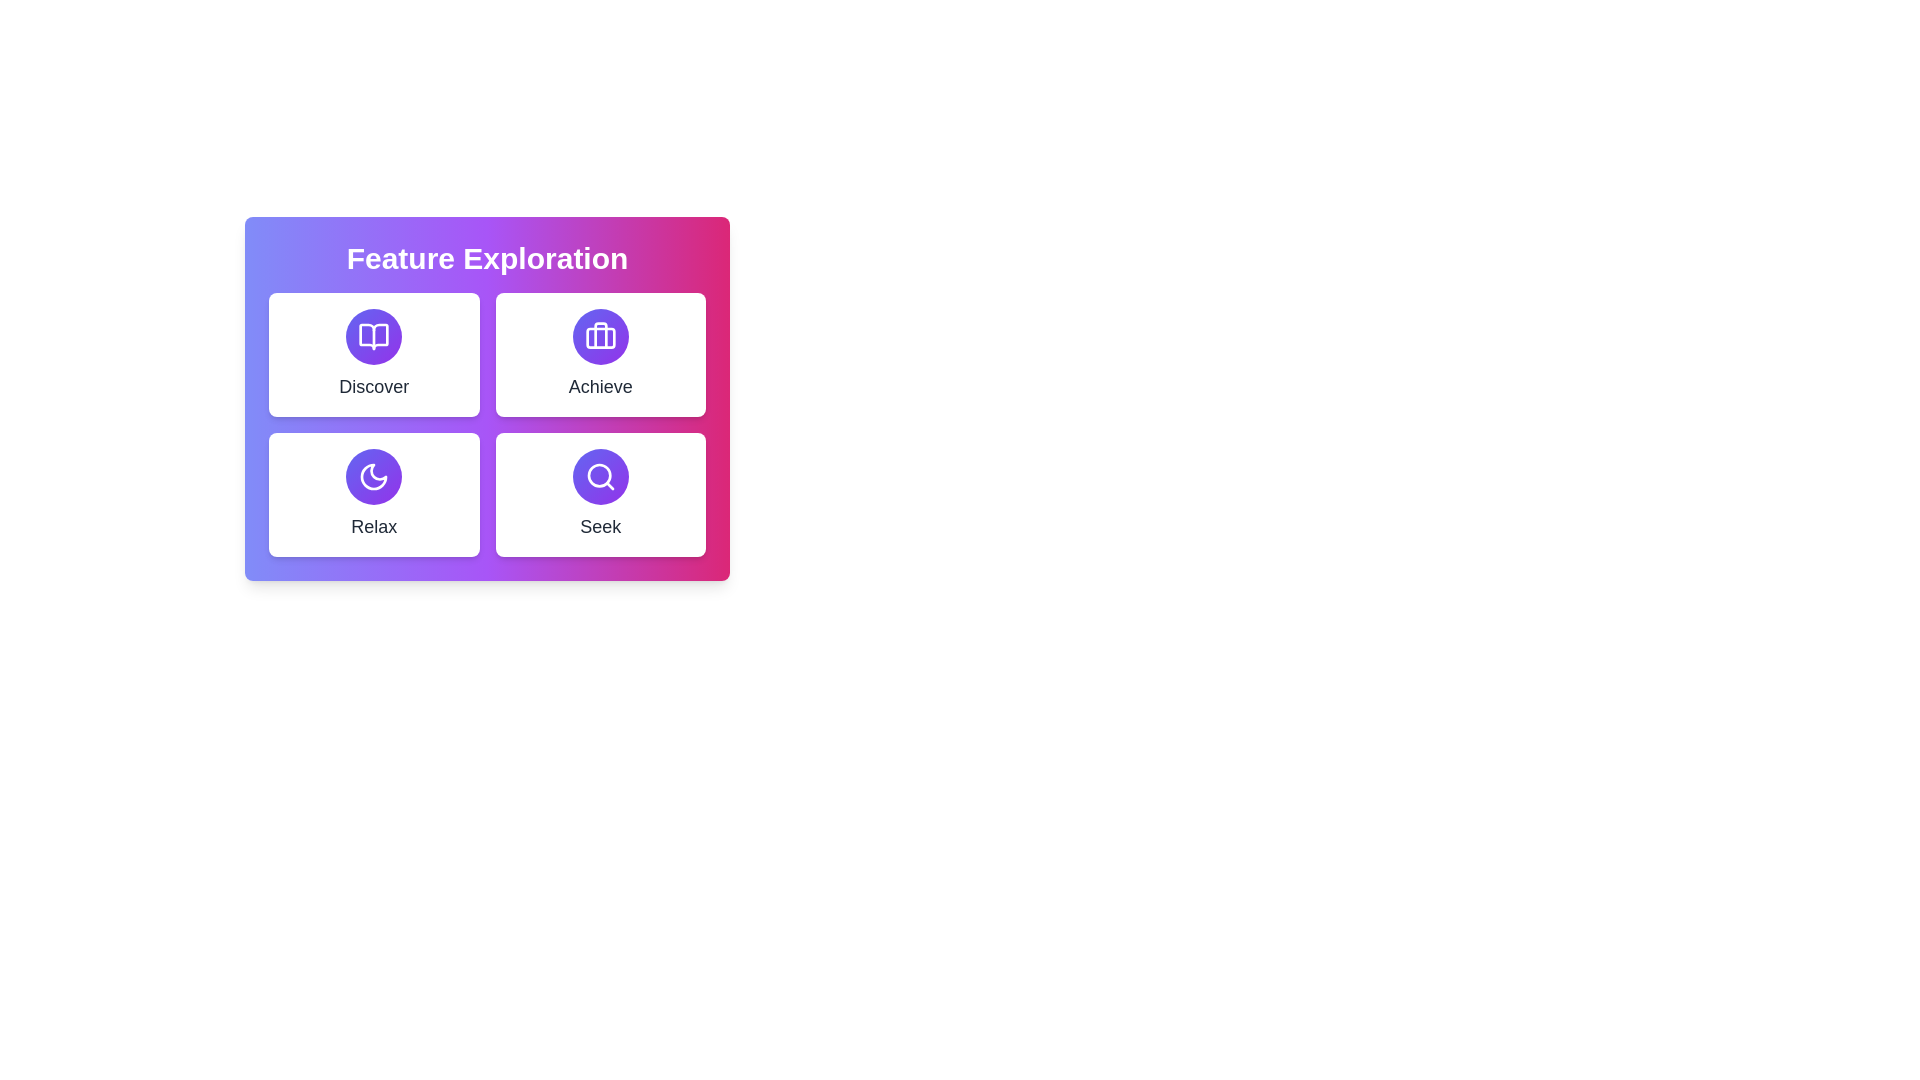  I want to click on the central 'Relax' button, so click(374, 477).